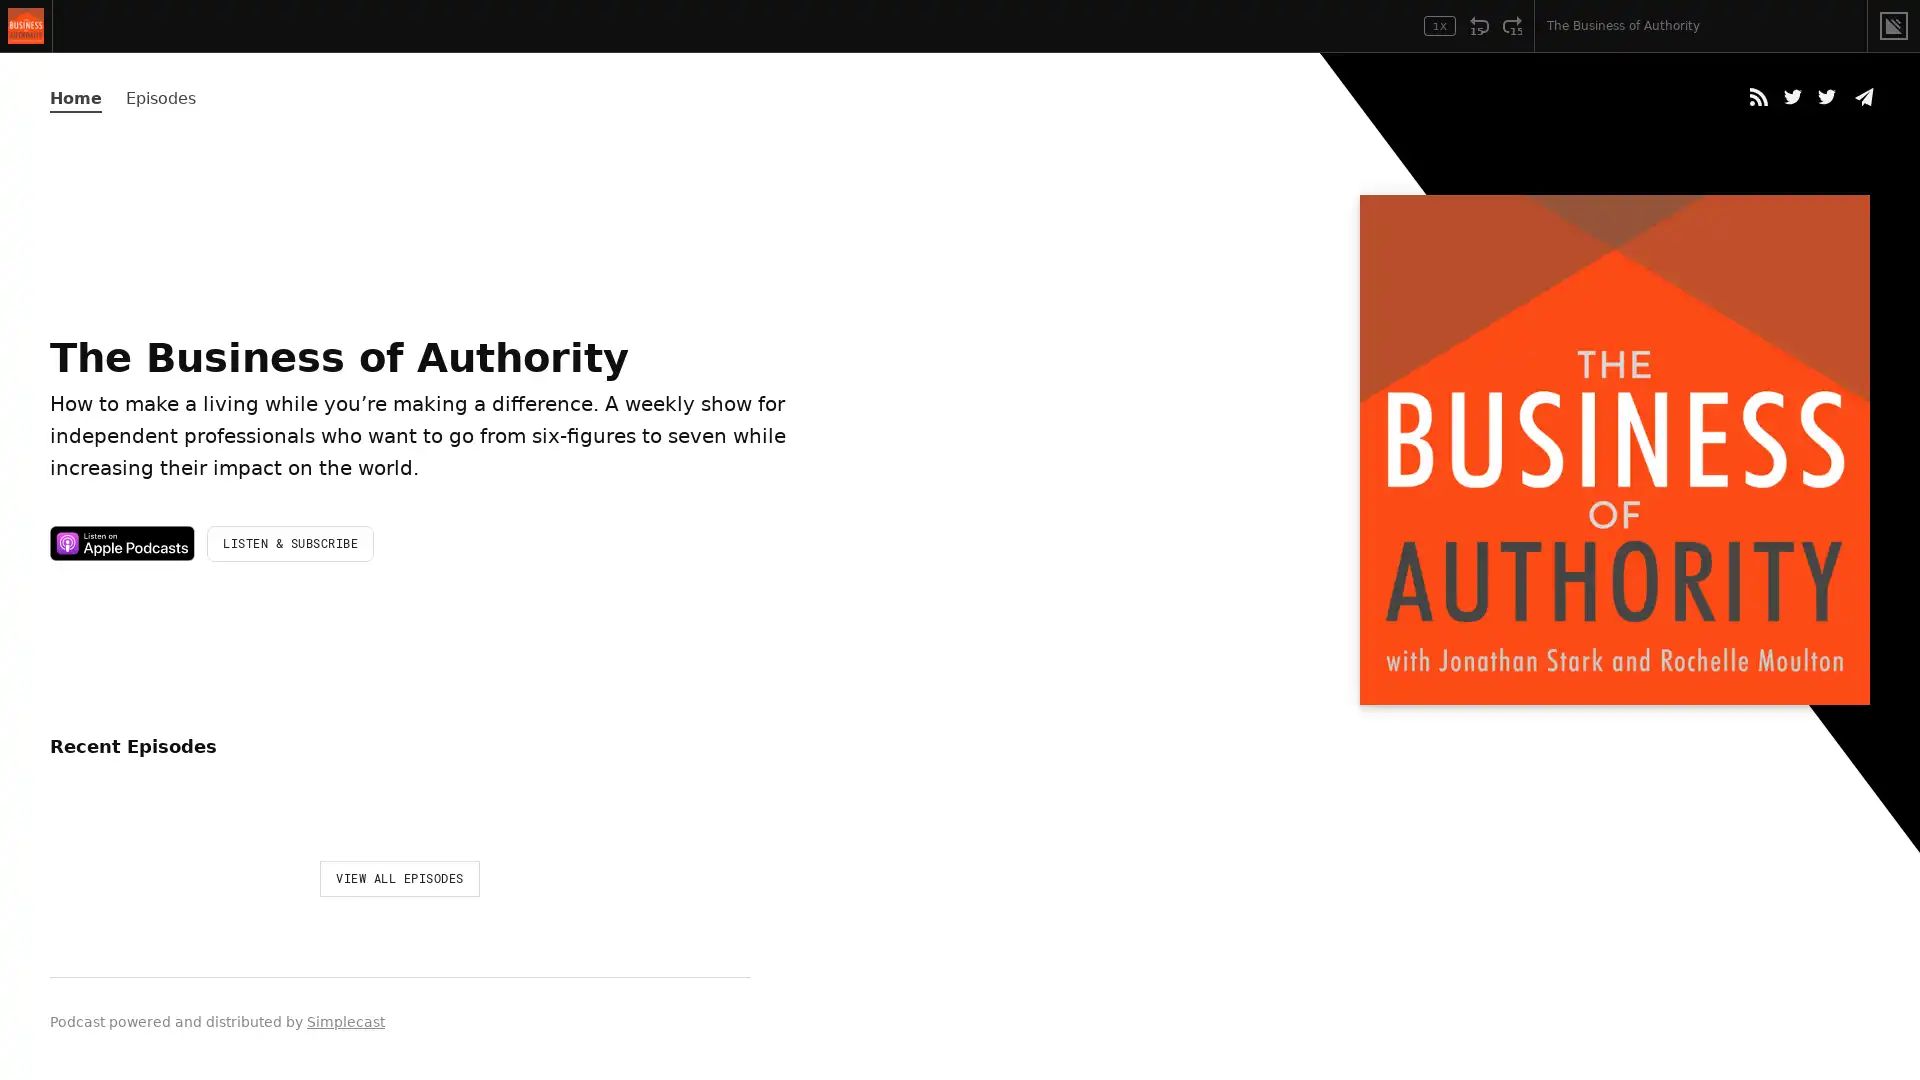 This screenshot has height=1080, width=1920. What do you see at coordinates (289, 543) in the screenshot?
I see `LISTEN & SUBSCRIBE` at bounding box center [289, 543].